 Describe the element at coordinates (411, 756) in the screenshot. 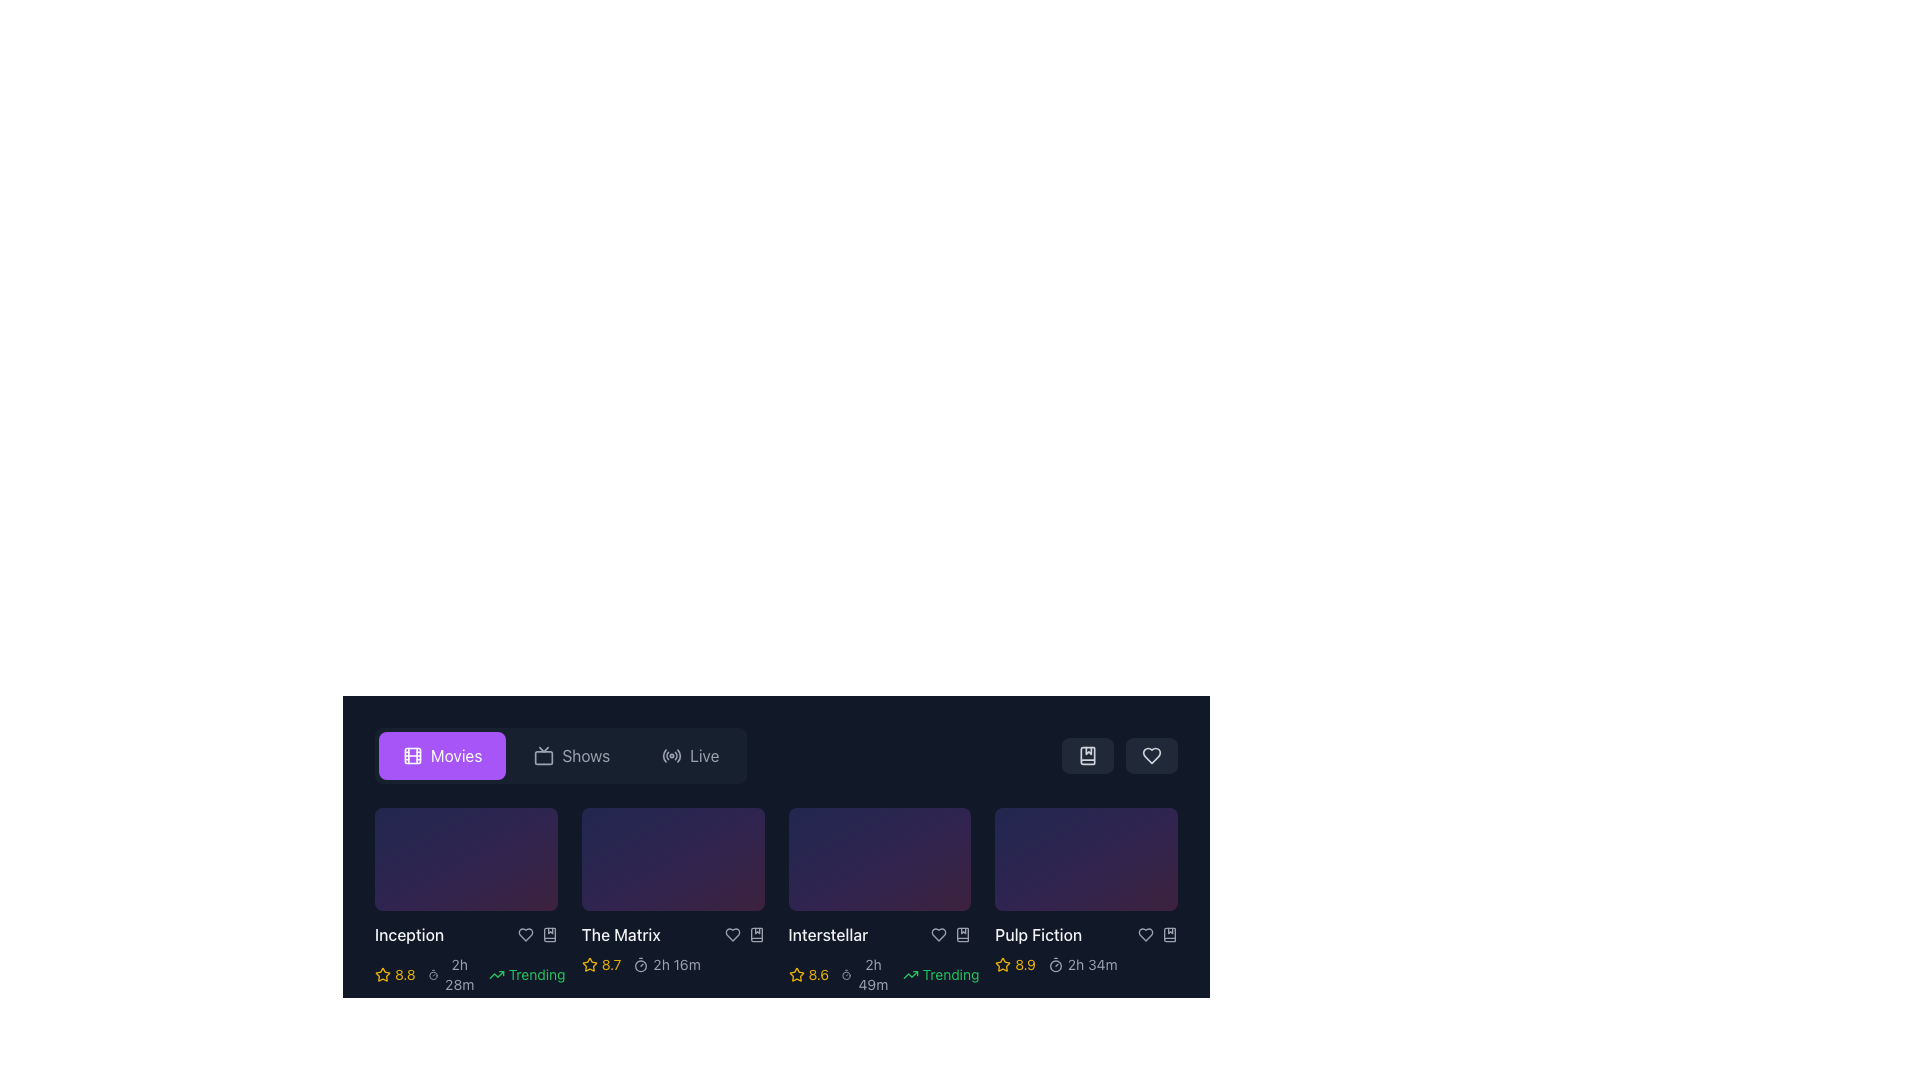

I see `the film reel icon with a purple background that is part of the 'Movies' button in the navigation bar` at that location.